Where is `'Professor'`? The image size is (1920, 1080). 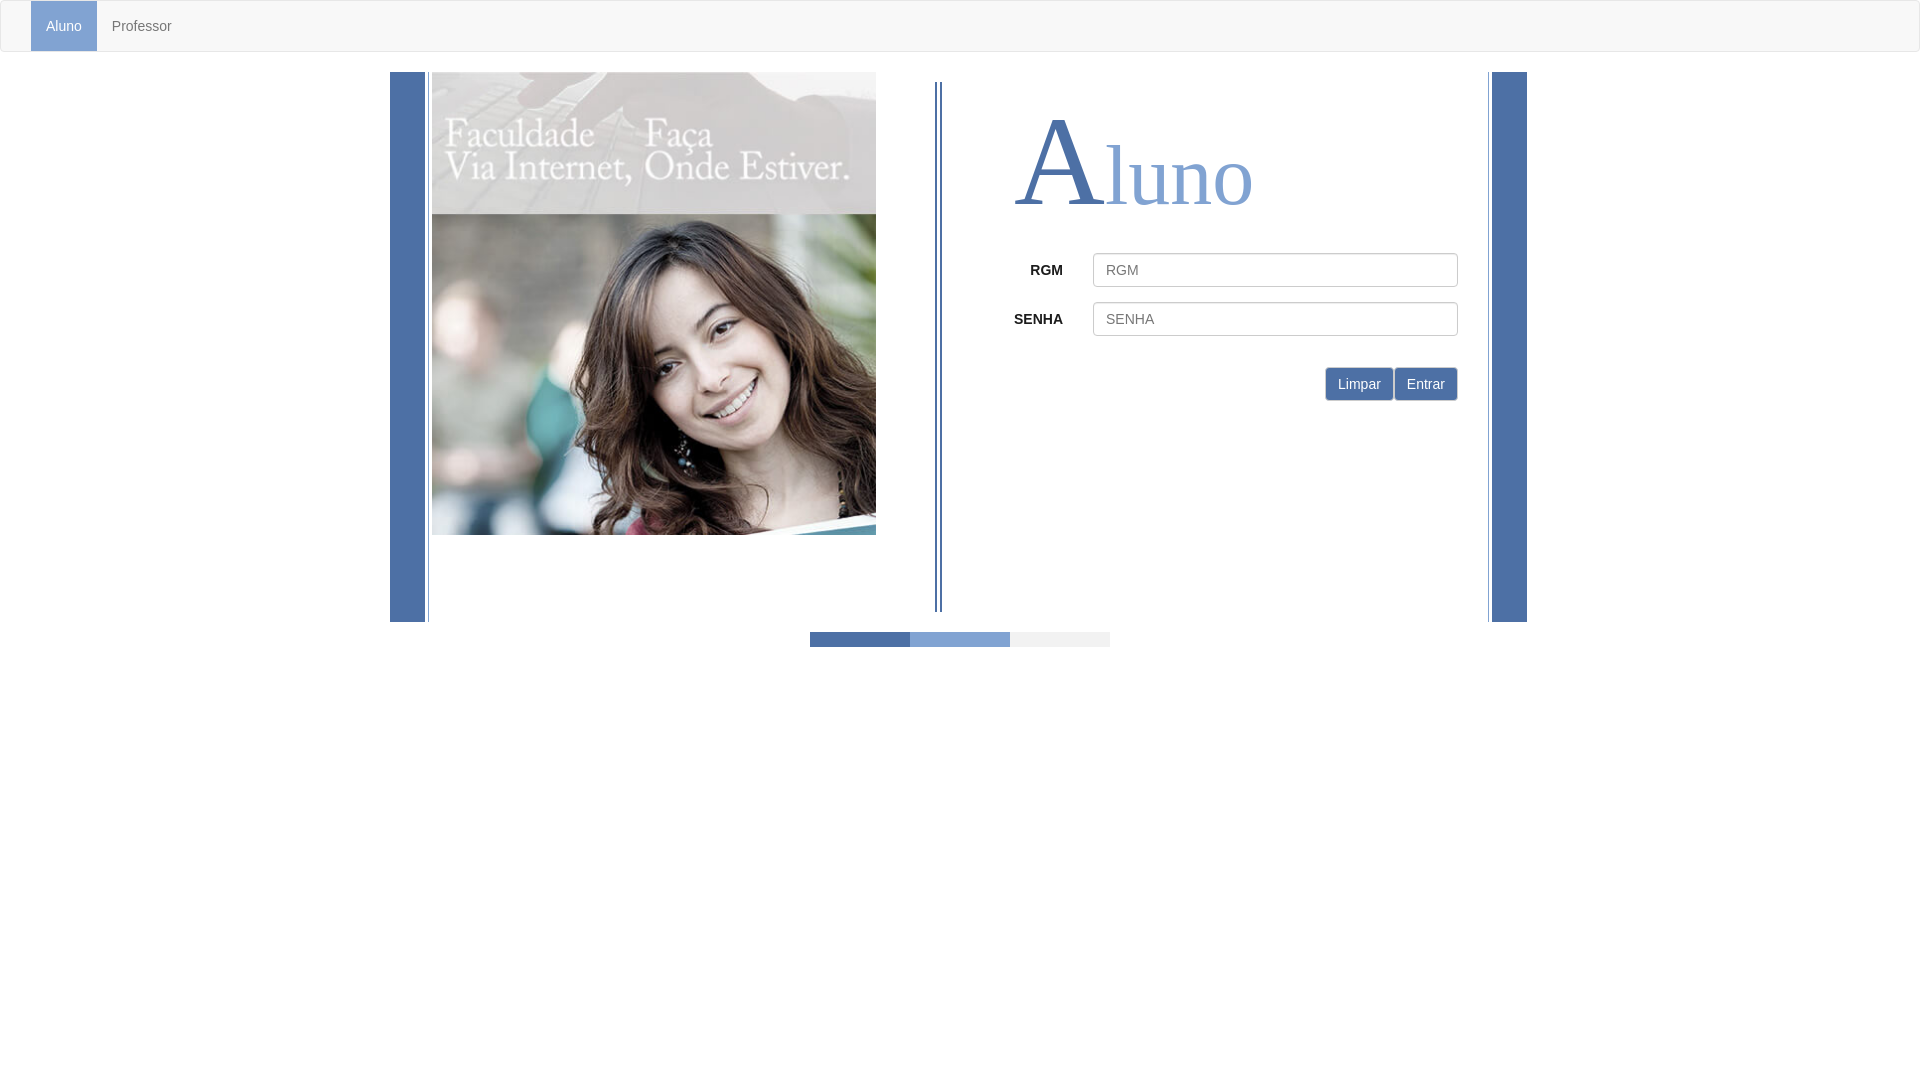 'Professor' is located at coordinates (141, 26).